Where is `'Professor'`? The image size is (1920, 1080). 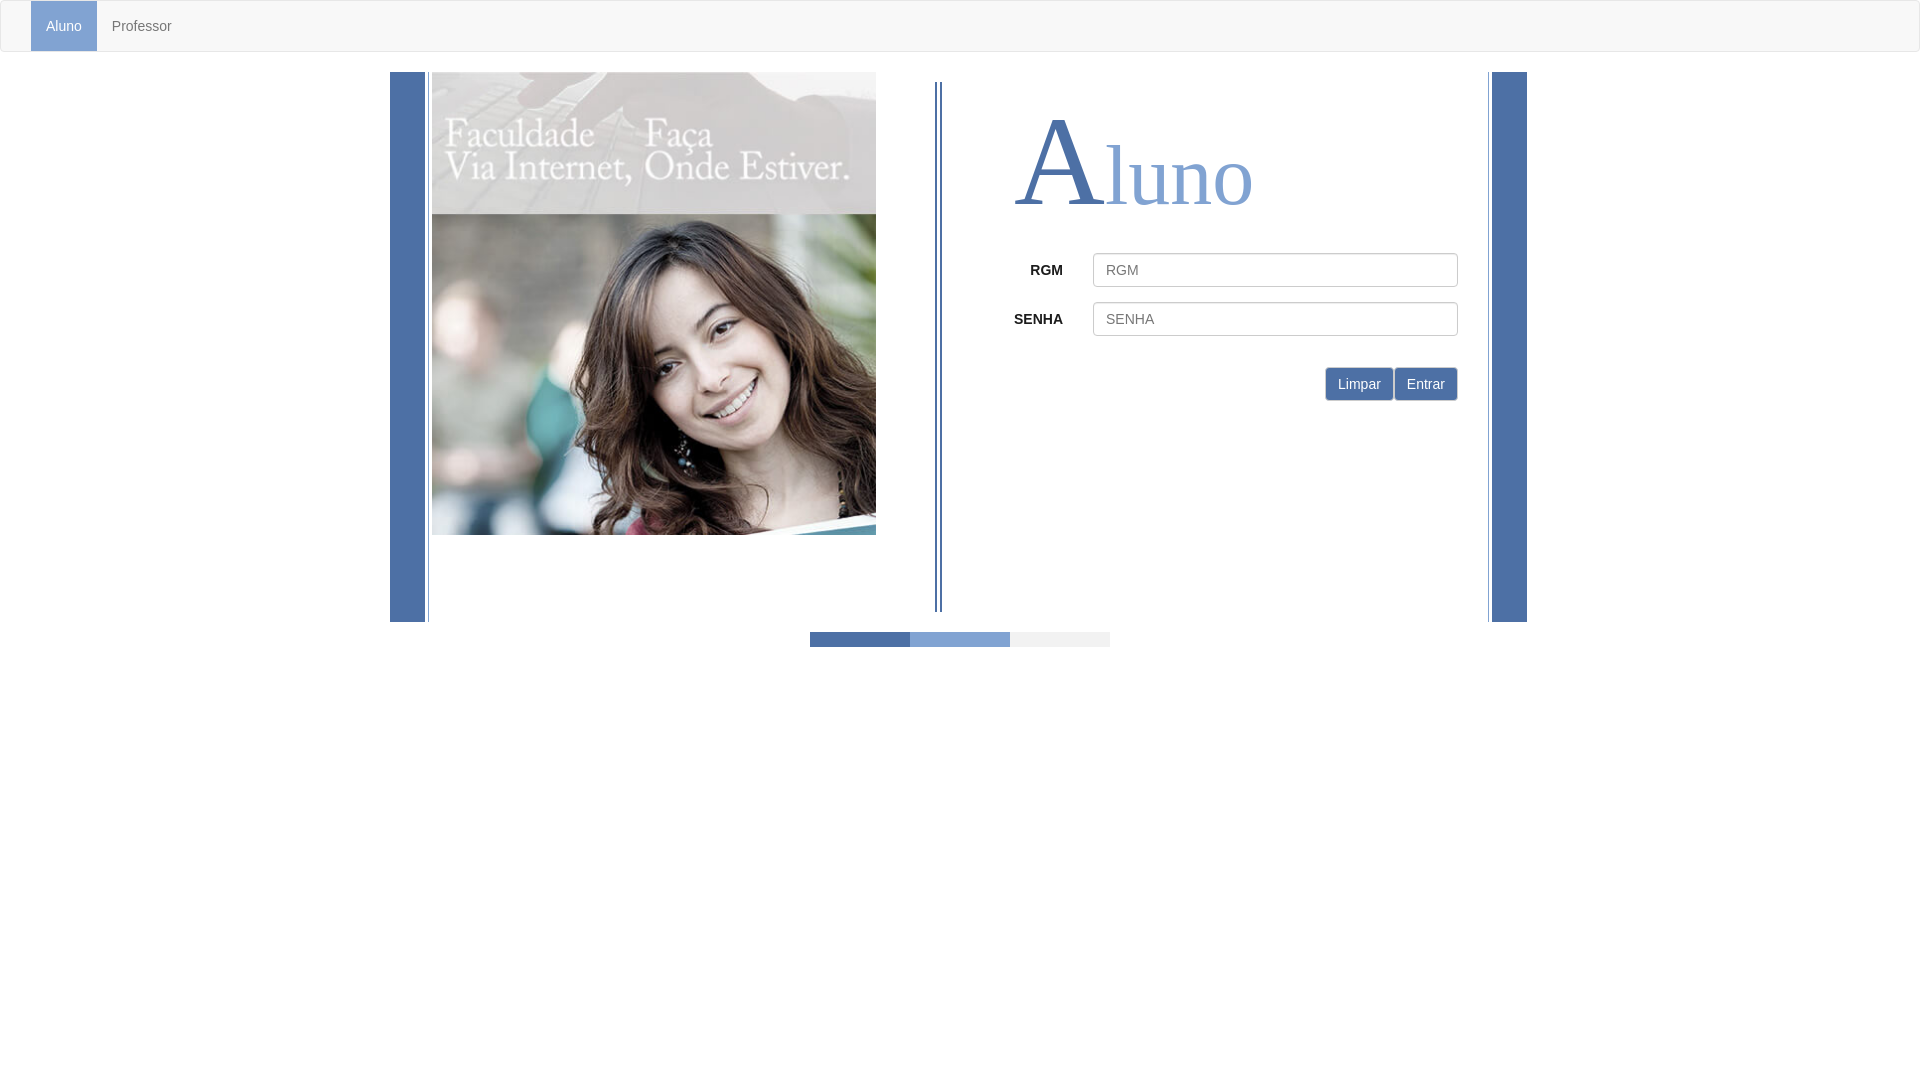 'Professor' is located at coordinates (141, 26).